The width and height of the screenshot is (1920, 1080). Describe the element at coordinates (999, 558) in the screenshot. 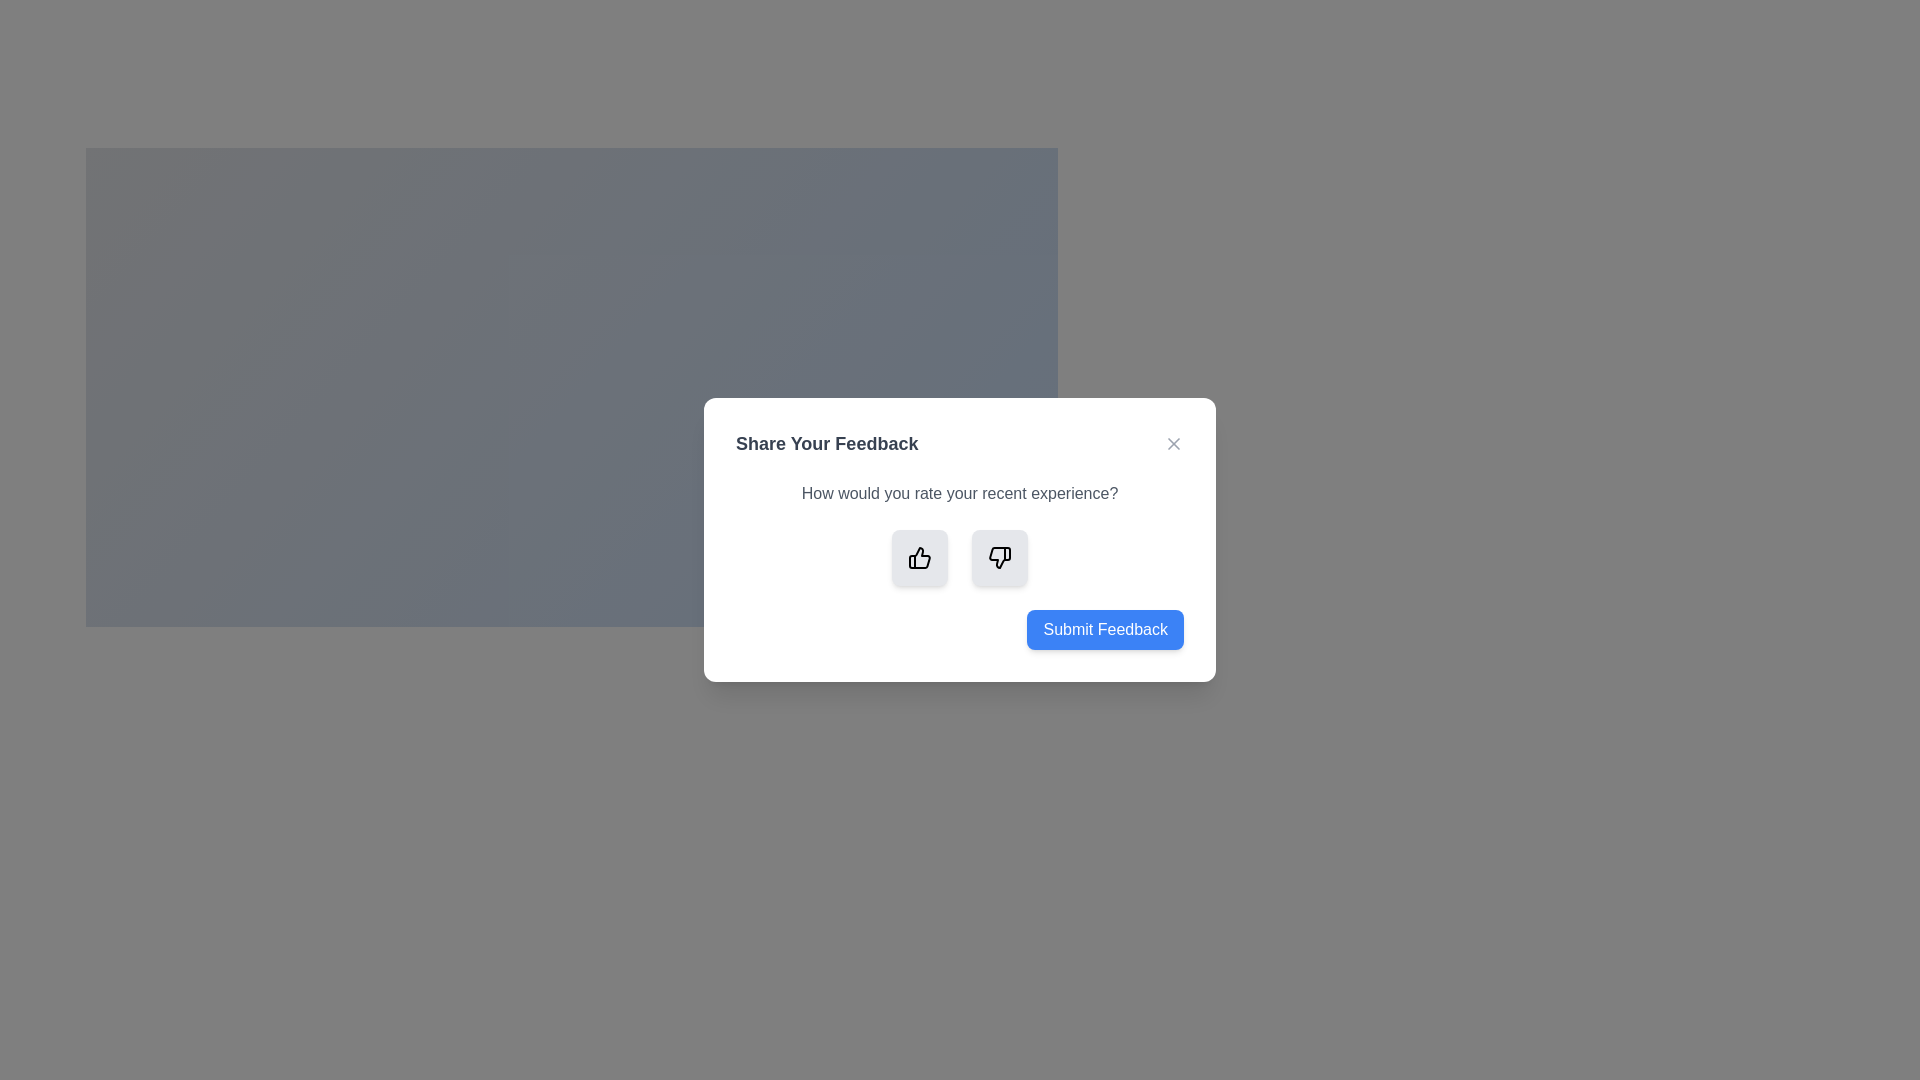

I see `the negative feedback button located in the center area of the modal dialog to observe the background color change` at that location.